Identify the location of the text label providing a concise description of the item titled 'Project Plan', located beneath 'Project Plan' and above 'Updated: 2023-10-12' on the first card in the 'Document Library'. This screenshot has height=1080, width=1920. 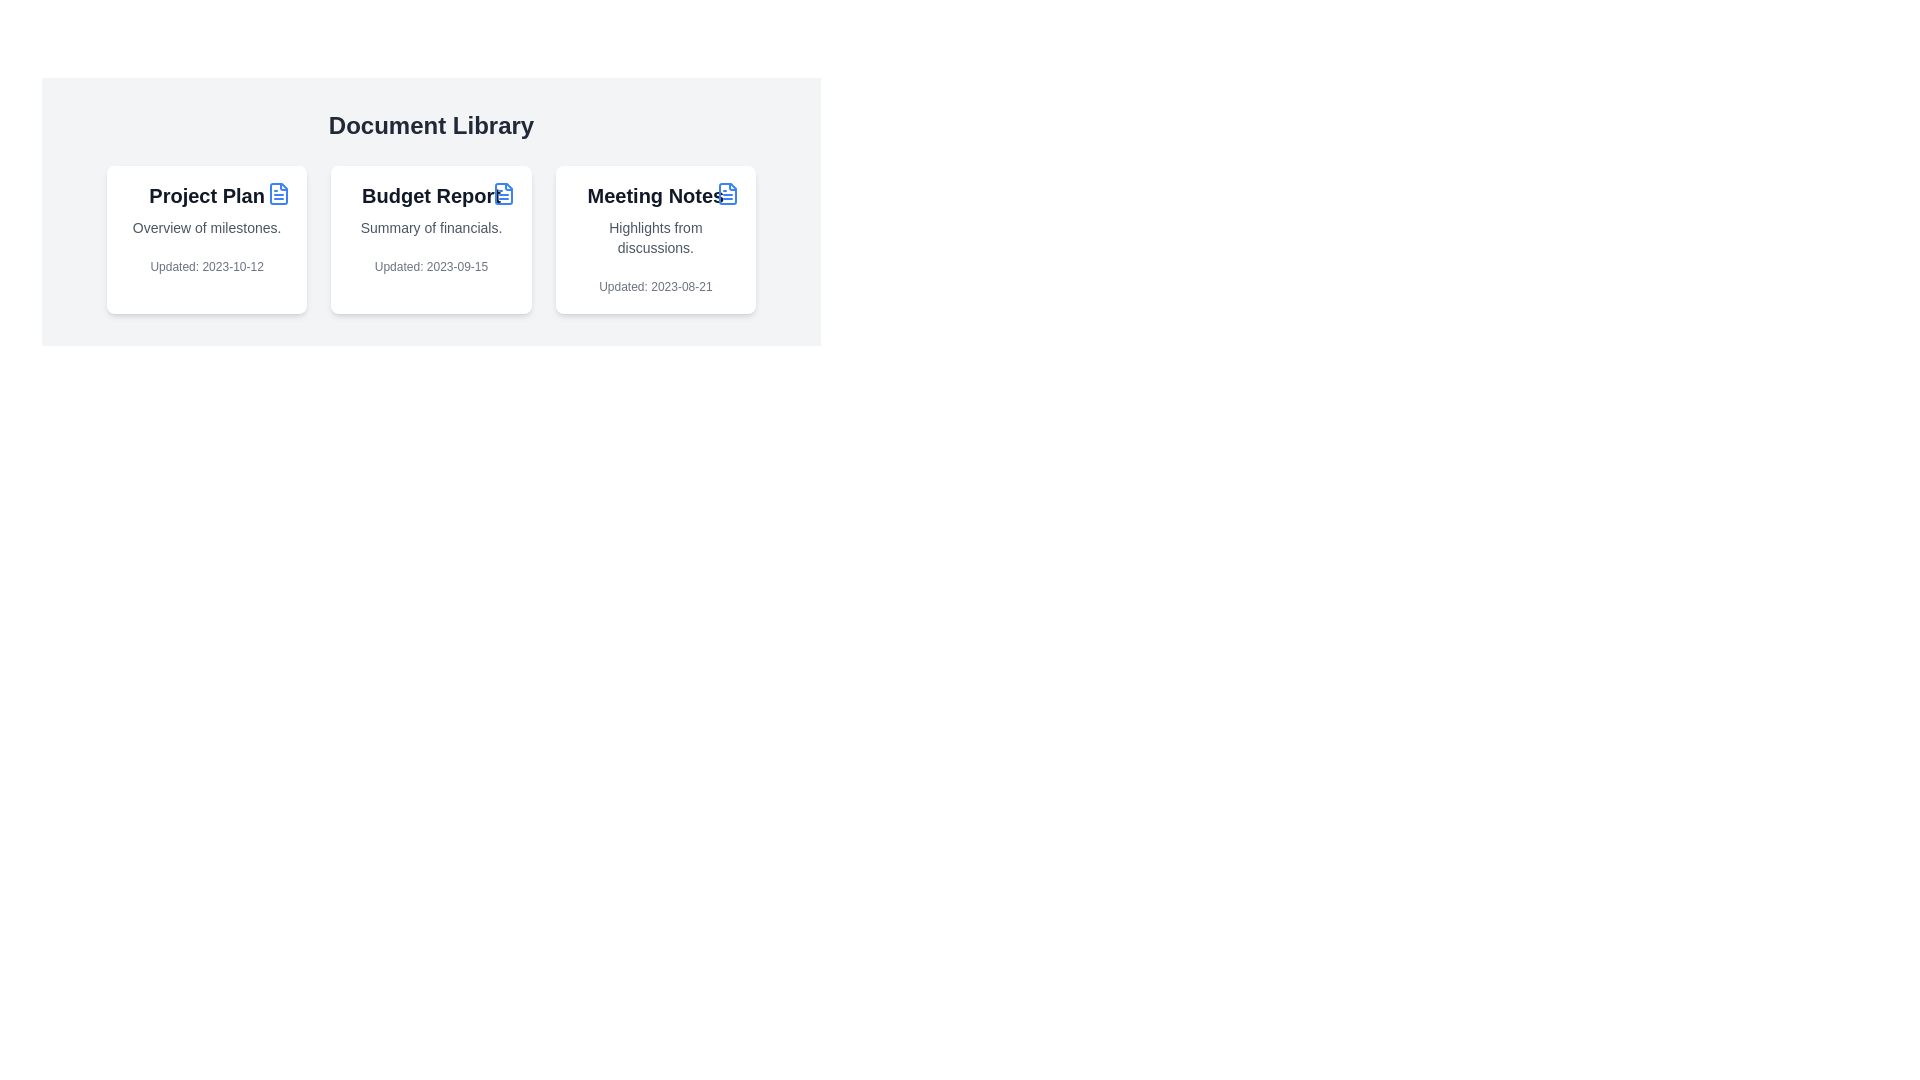
(207, 226).